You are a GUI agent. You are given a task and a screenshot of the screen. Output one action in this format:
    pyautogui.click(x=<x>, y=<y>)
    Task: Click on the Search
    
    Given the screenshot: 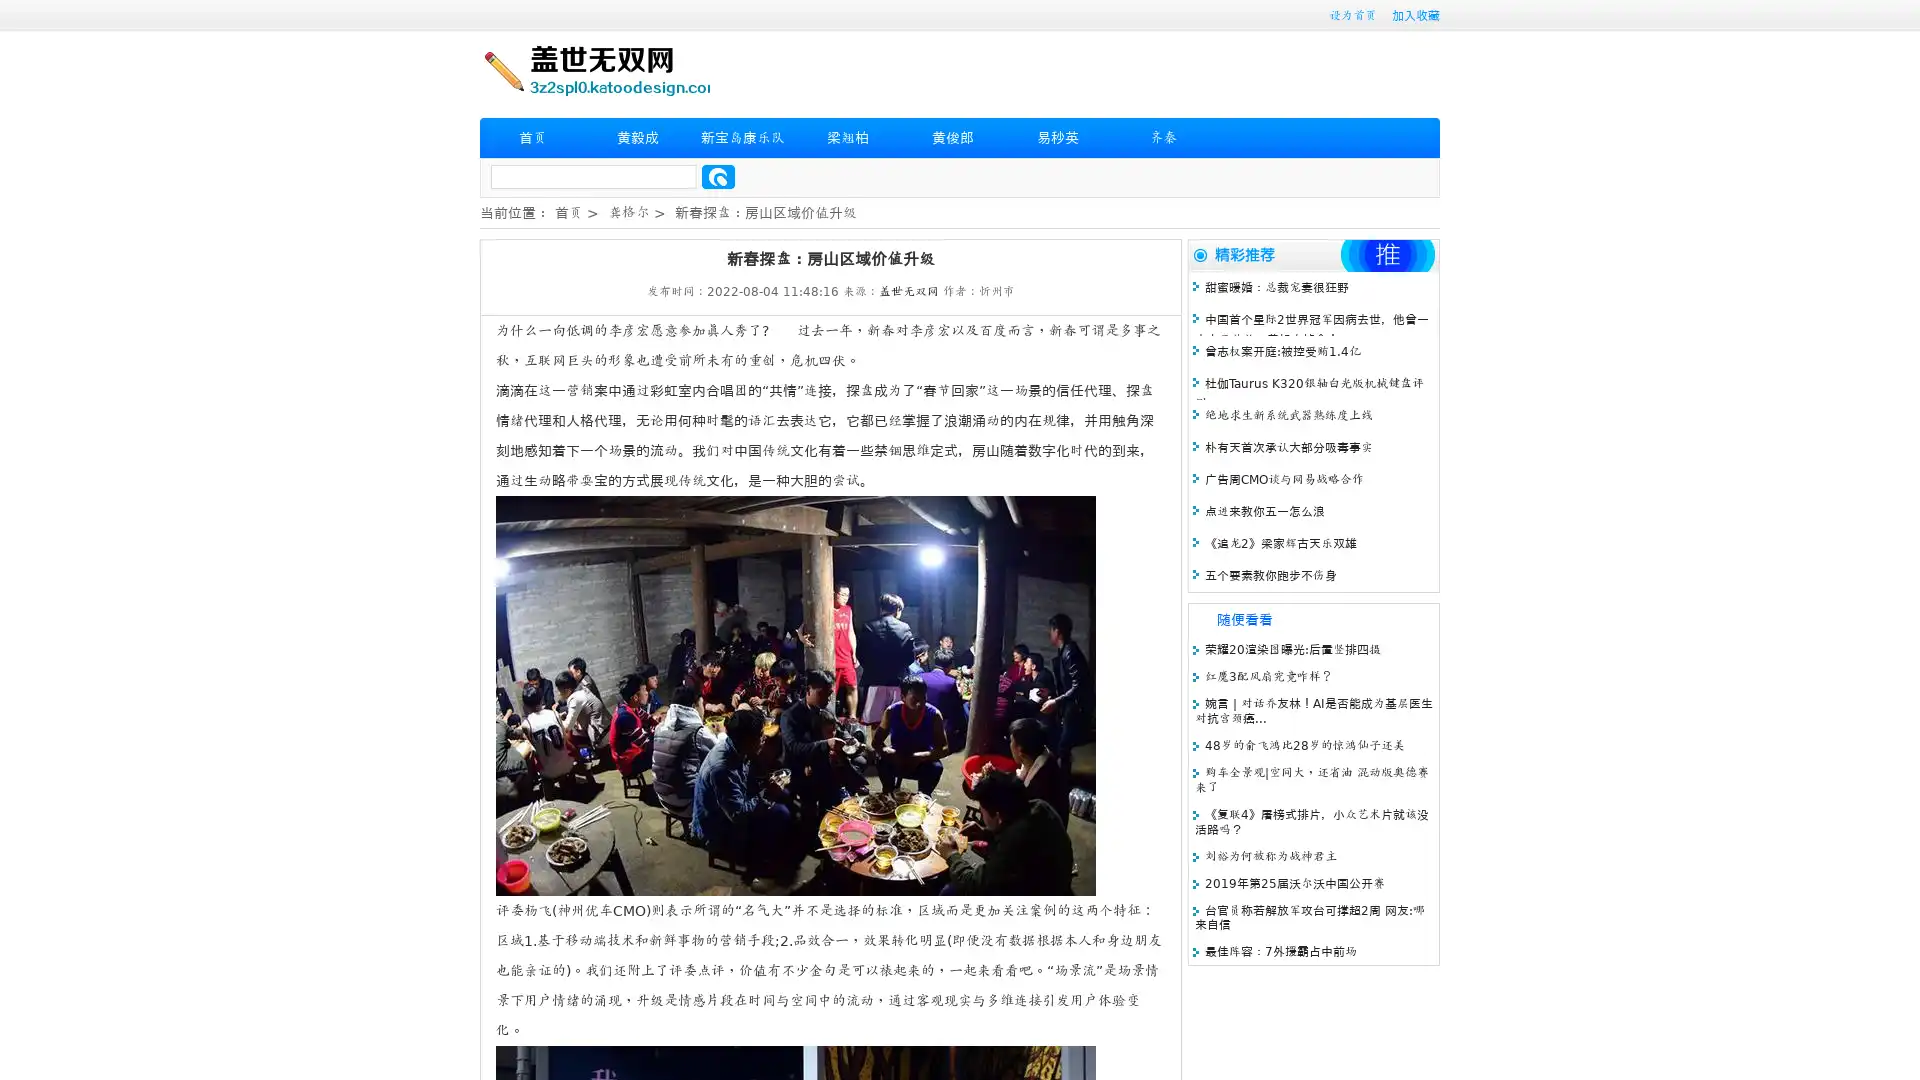 What is the action you would take?
    pyautogui.click(x=718, y=176)
    